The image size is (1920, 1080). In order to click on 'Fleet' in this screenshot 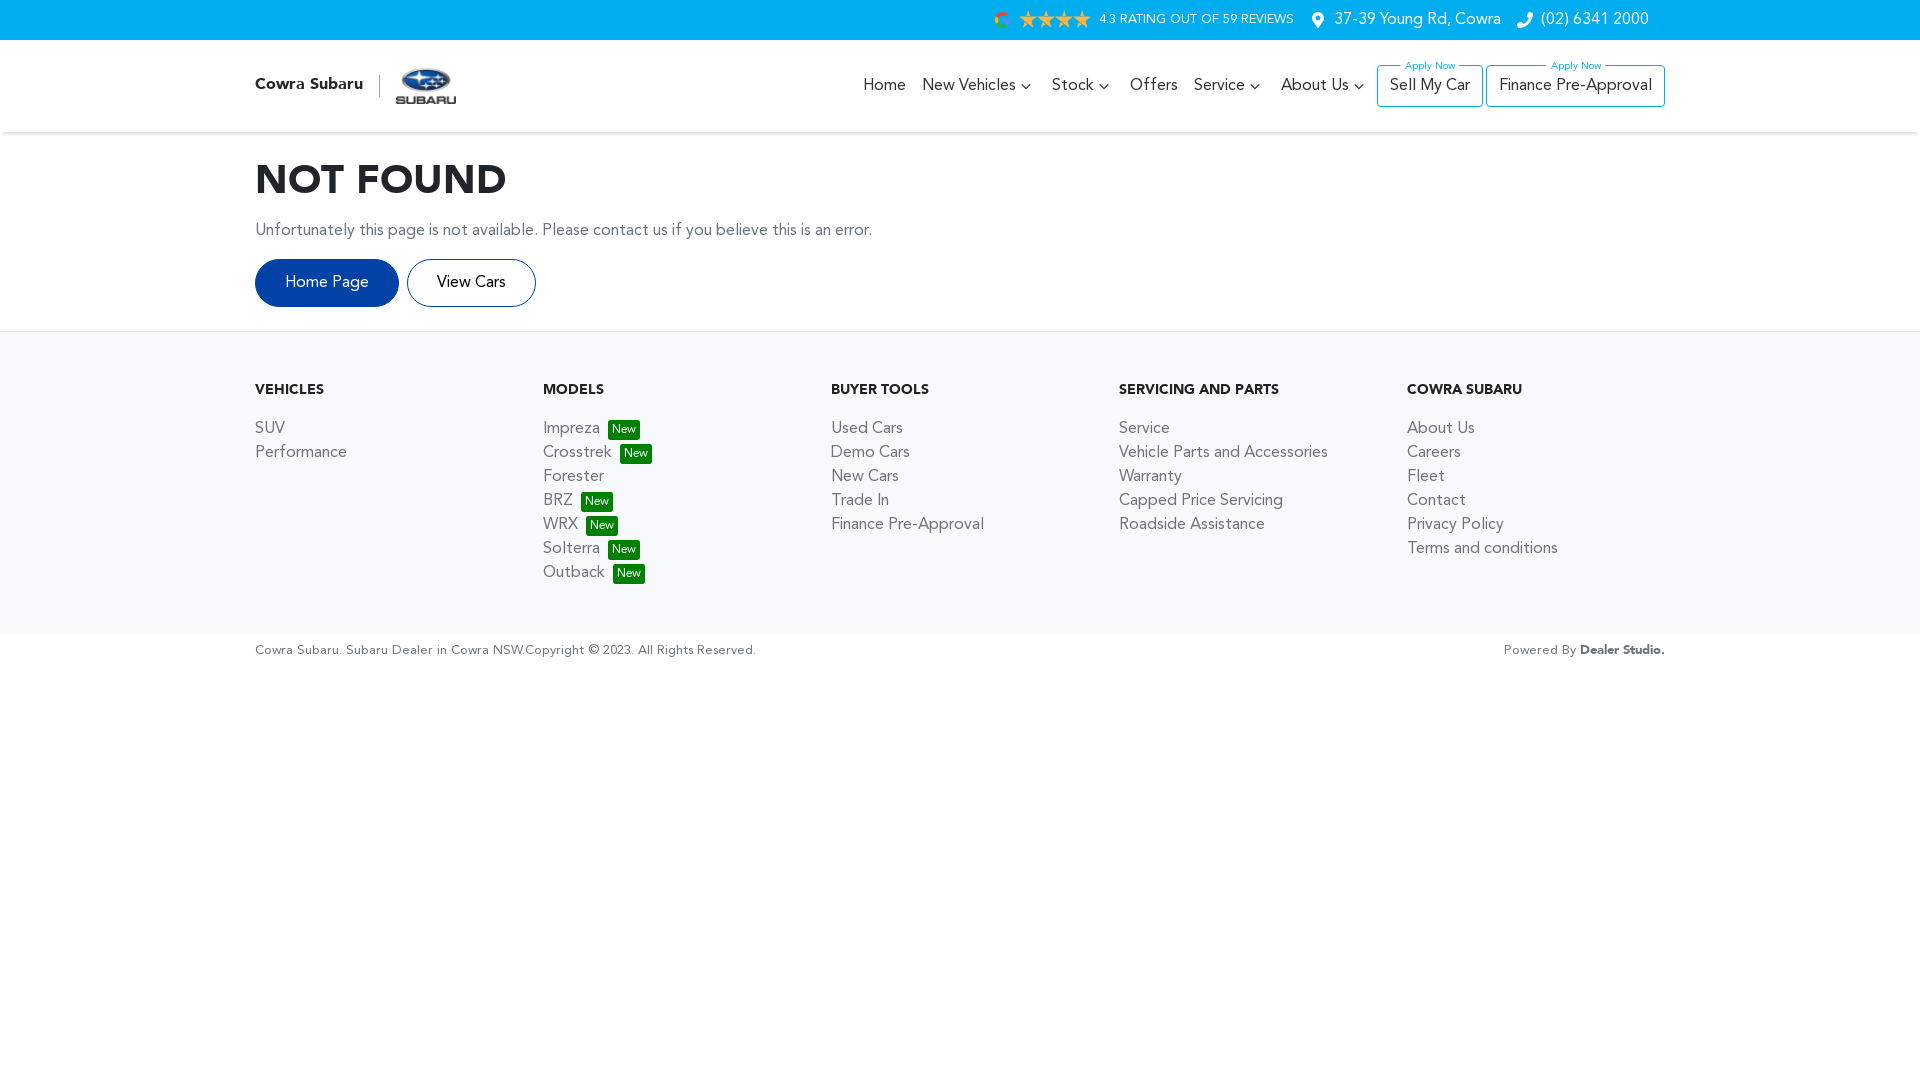, I will do `click(1424, 477)`.